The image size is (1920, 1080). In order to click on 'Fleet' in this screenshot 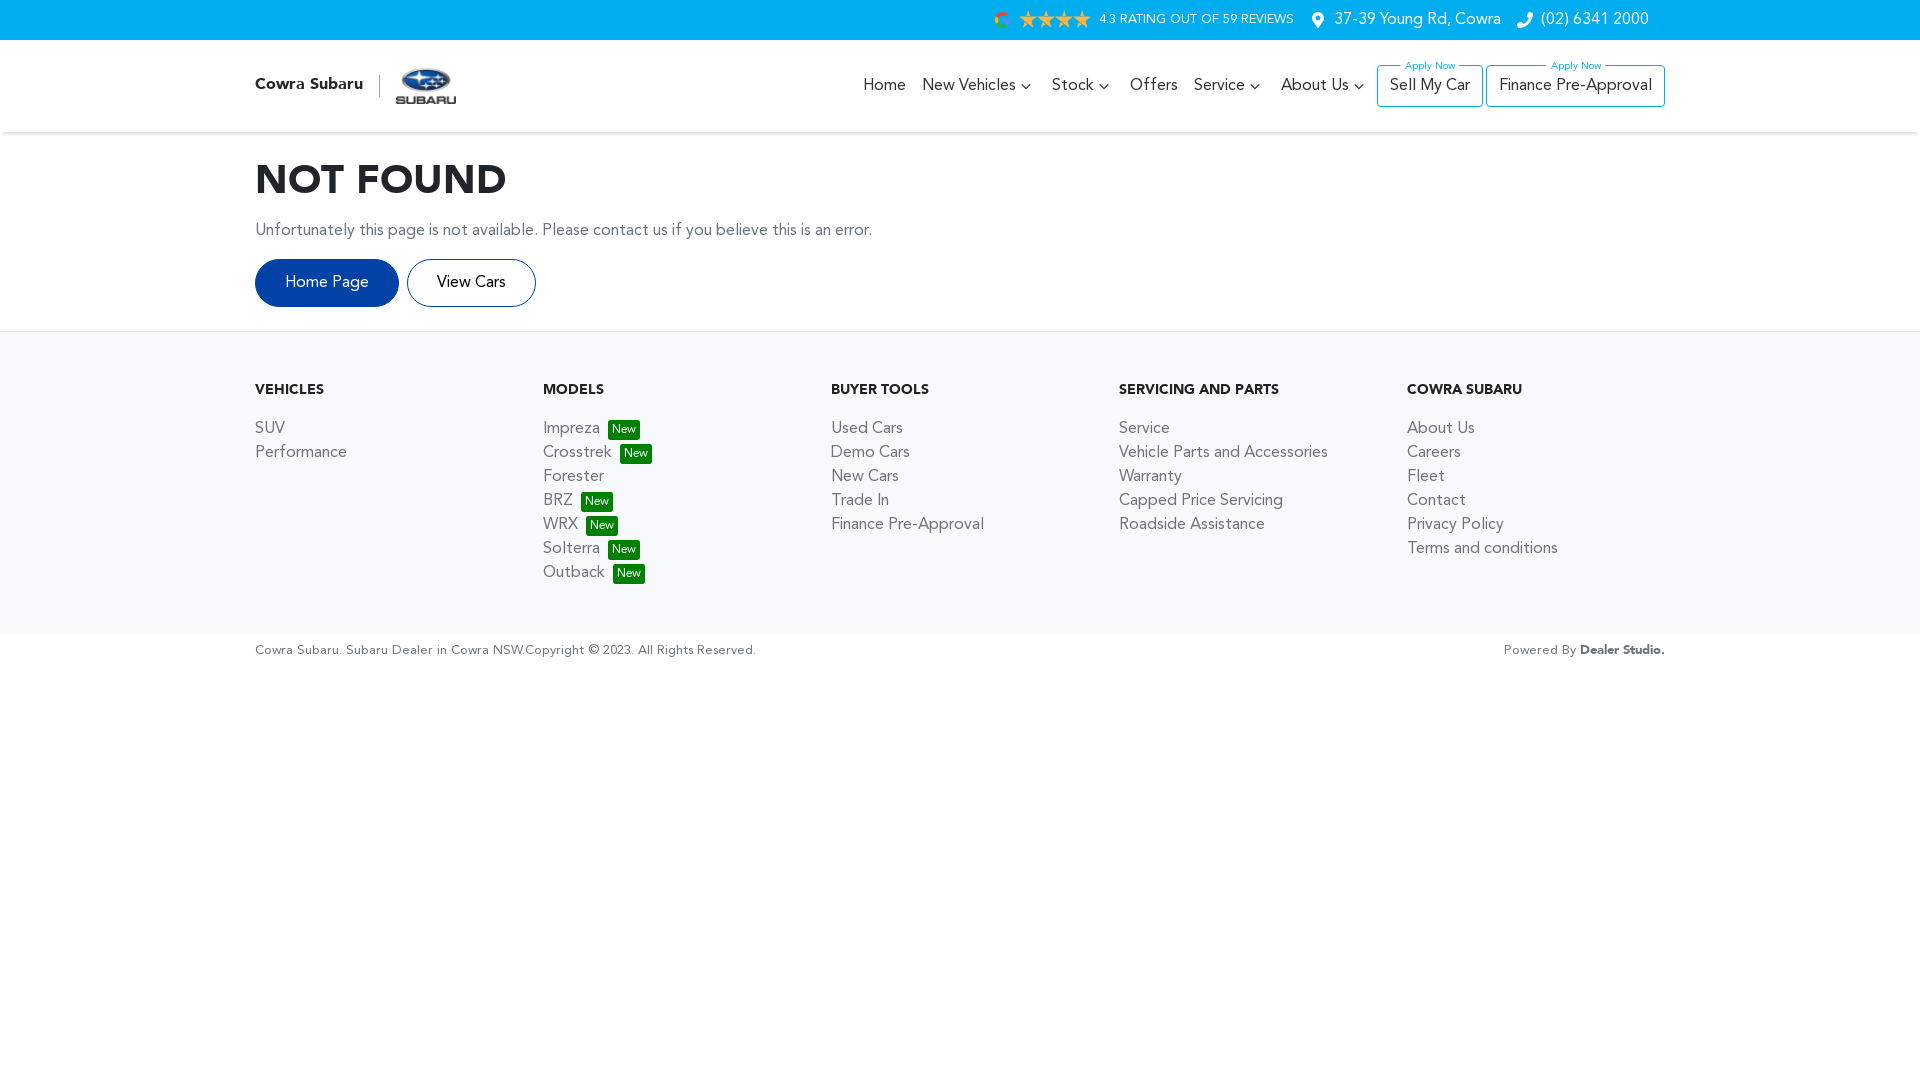, I will do `click(1424, 477)`.